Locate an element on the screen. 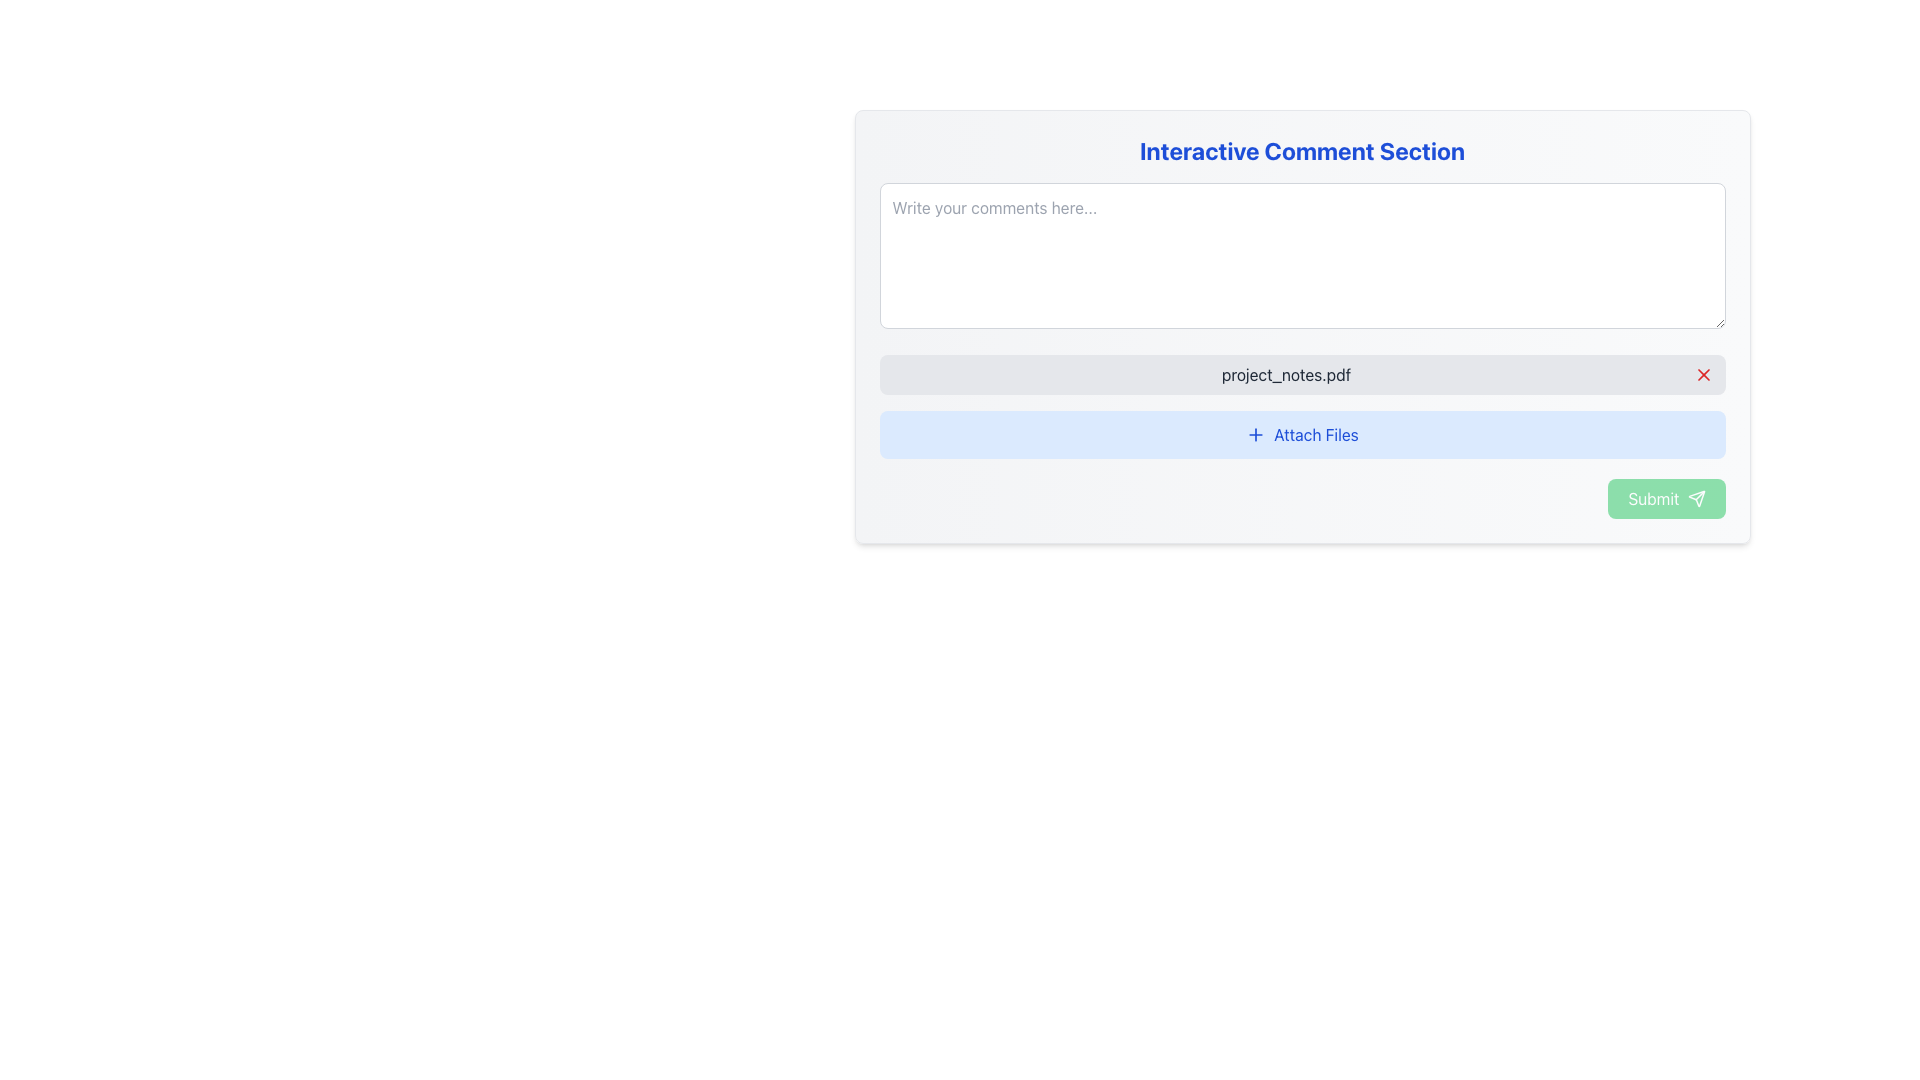 Image resolution: width=1920 pixels, height=1080 pixels. the file attachment button located below the file name display area and above the Submit button to observe hover effects is located at coordinates (1302, 434).